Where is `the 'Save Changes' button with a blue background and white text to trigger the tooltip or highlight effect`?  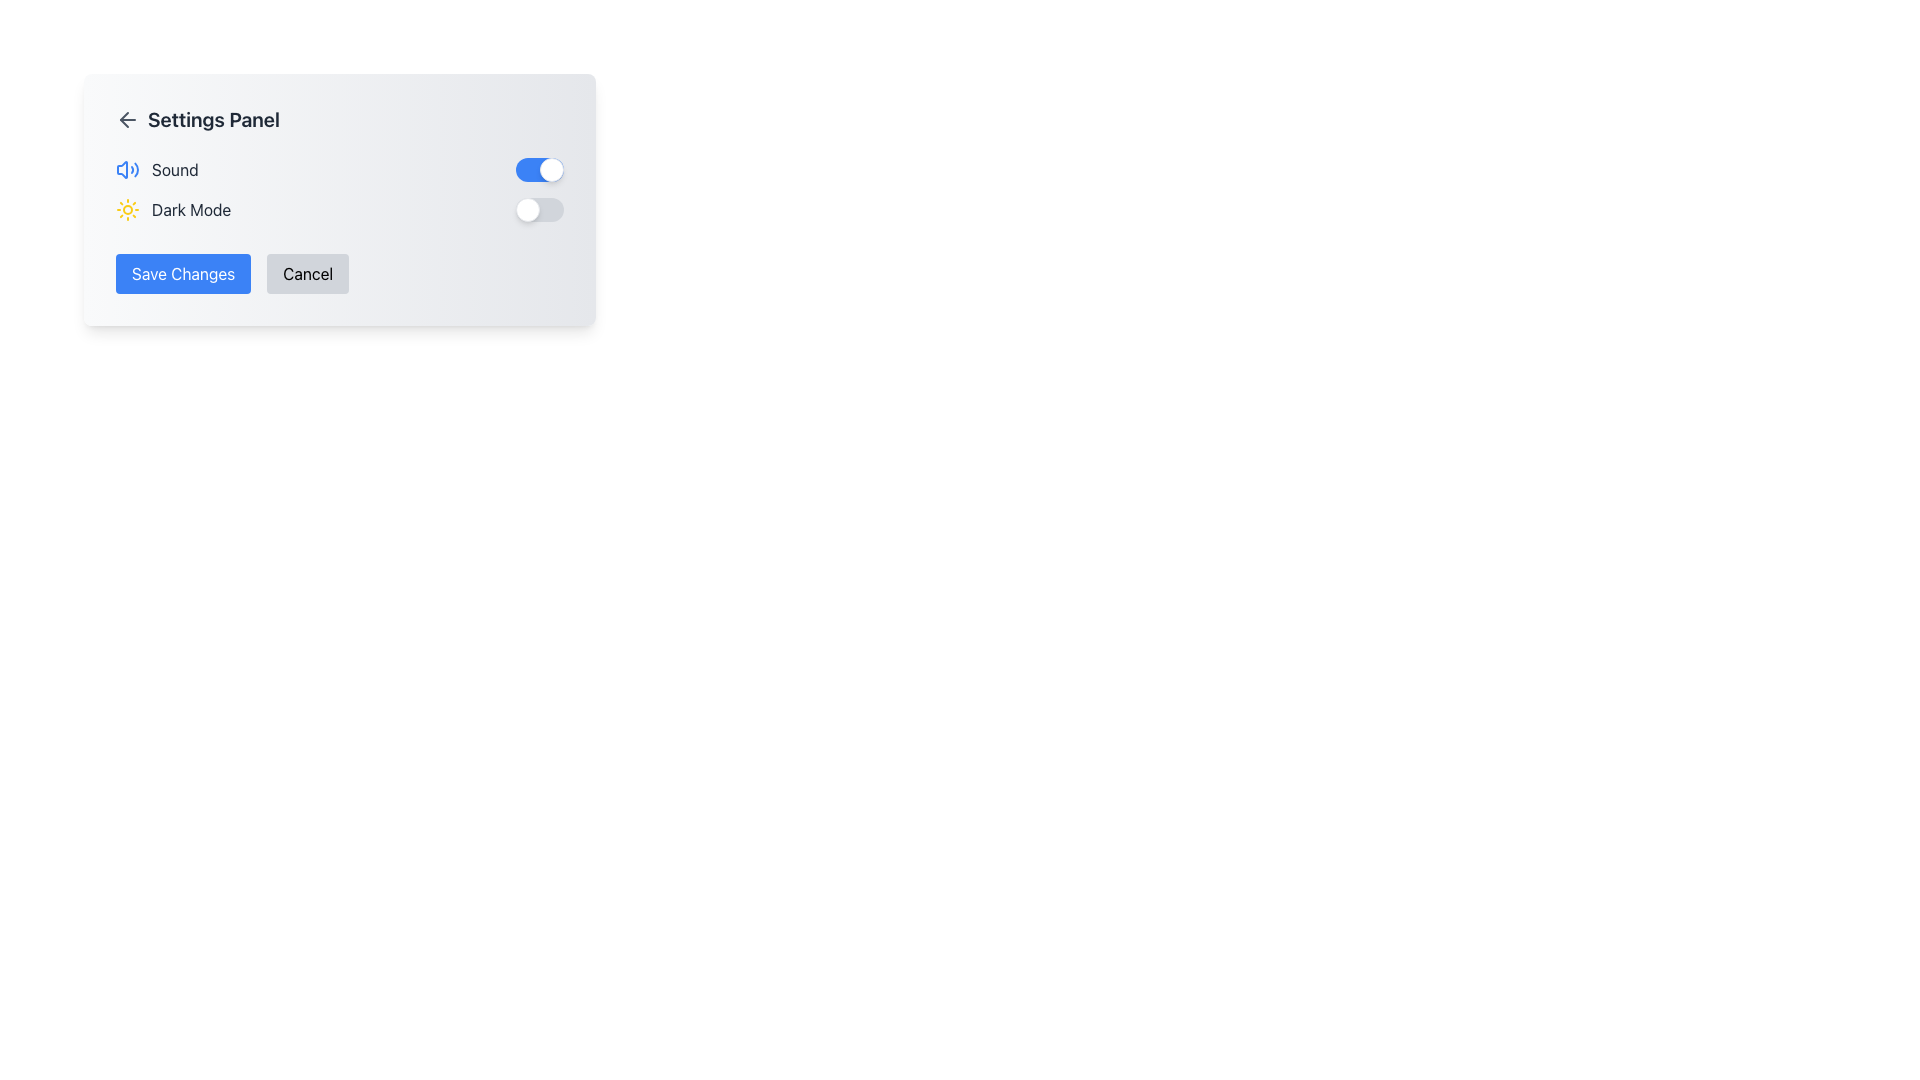 the 'Save Changes' button with a blue background and white text to trigger the tooltip or highlight effect is located at coordinates (183, 273).